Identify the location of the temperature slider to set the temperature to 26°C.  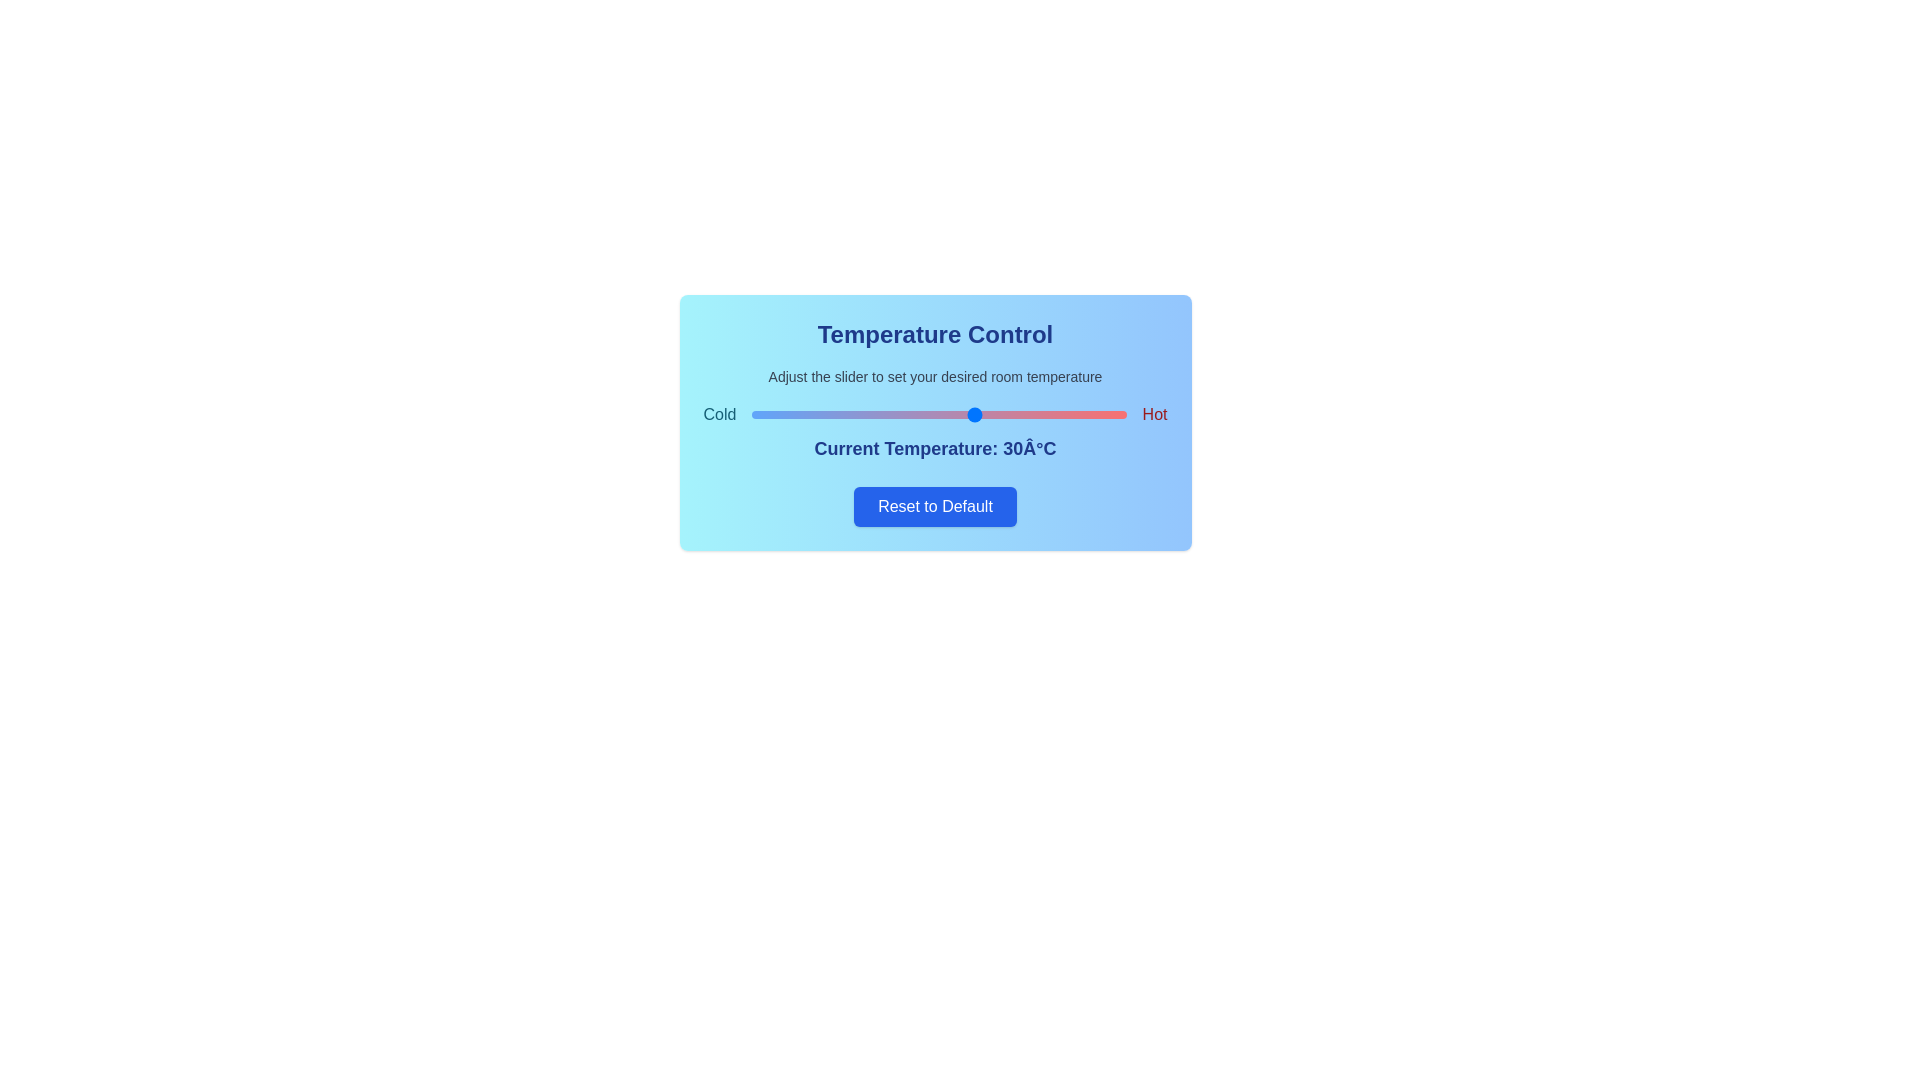
(945, 414).